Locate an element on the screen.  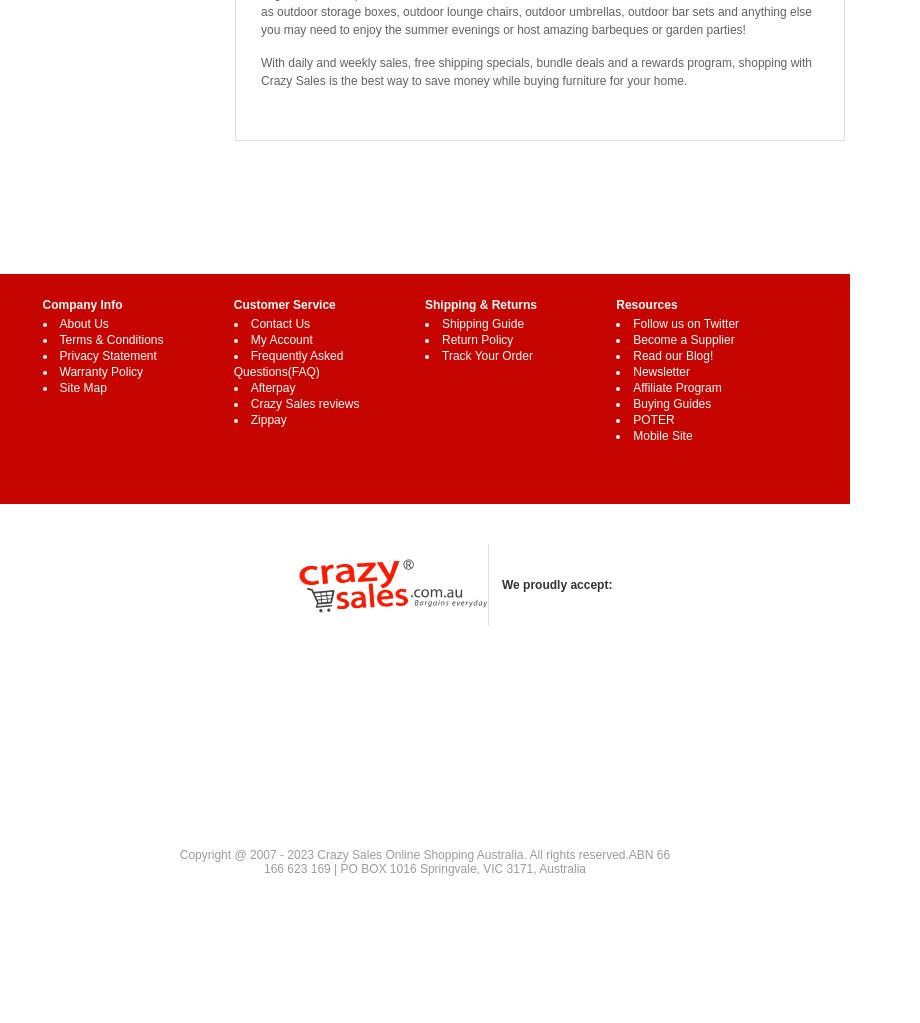
'Afterpay' is located at coordinates (249, 387).